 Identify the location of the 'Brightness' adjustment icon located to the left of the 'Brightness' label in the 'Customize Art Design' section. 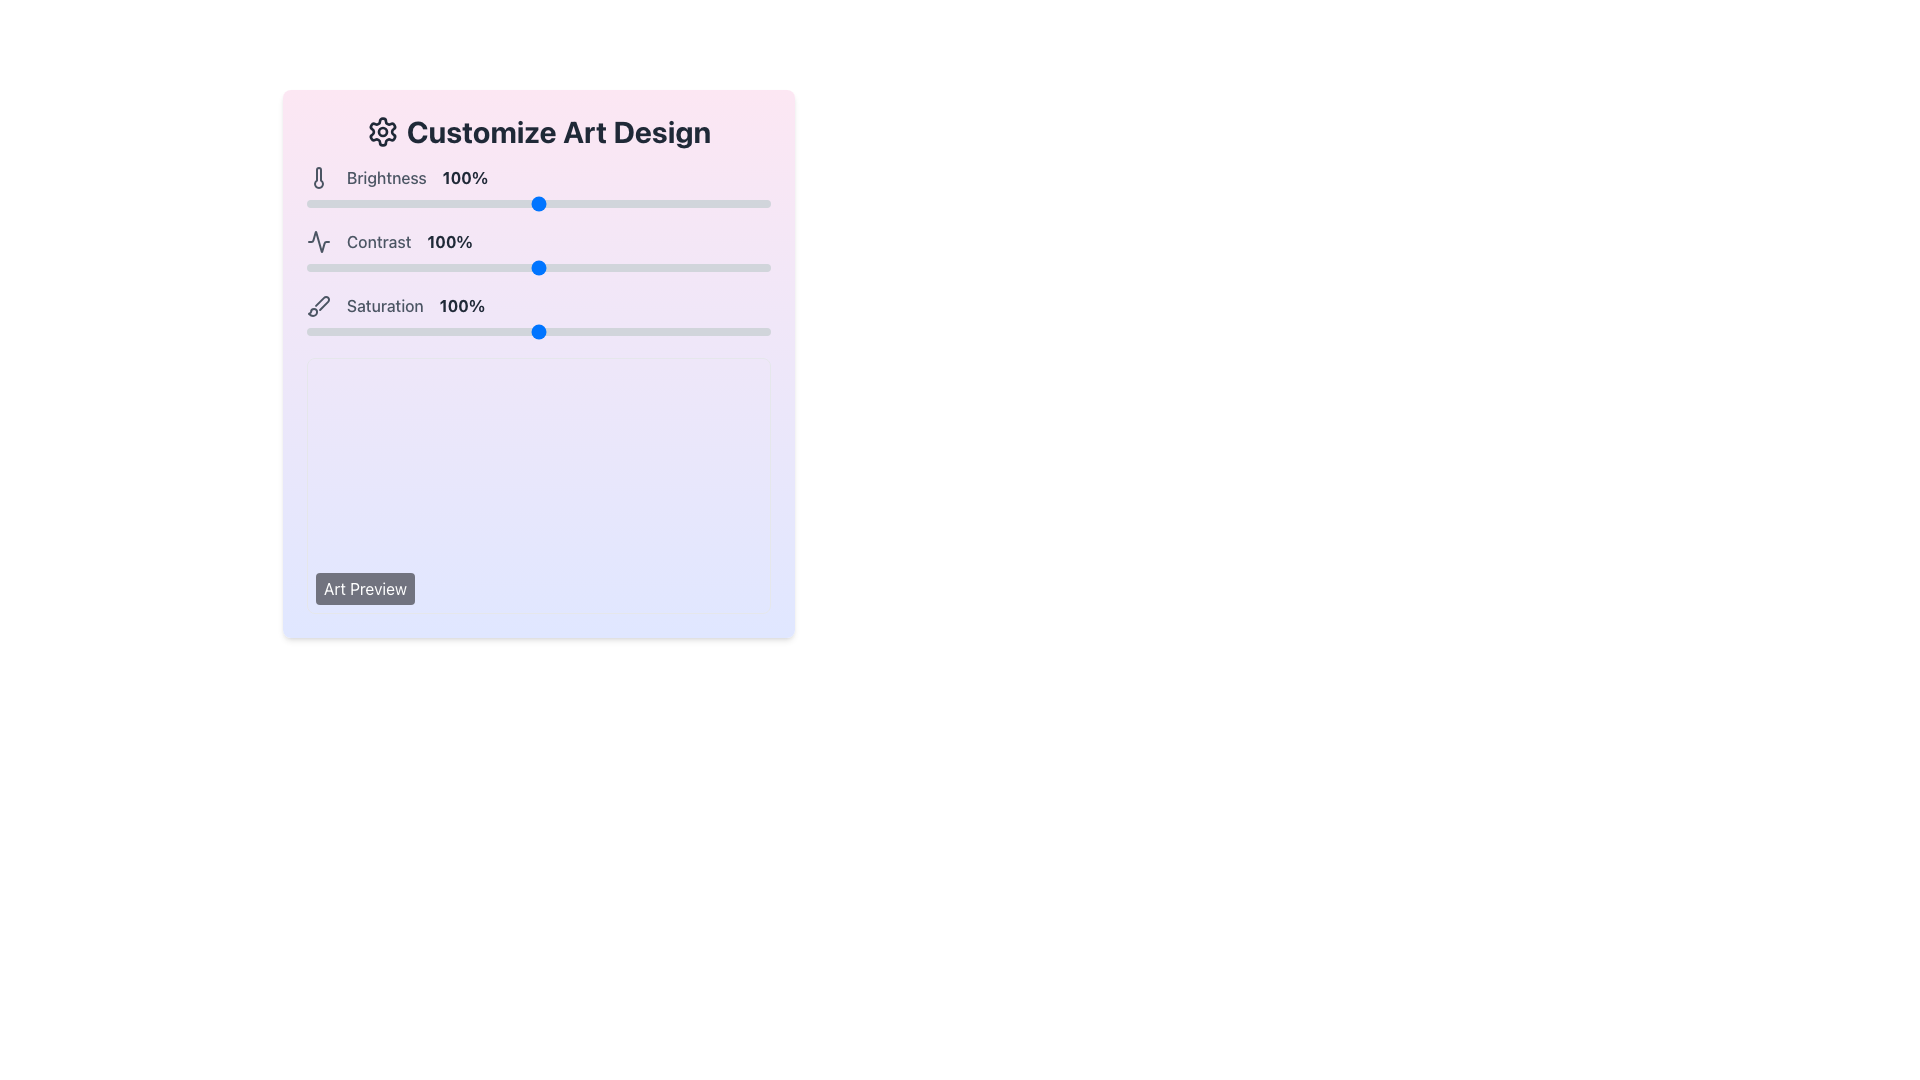
(317, 176).